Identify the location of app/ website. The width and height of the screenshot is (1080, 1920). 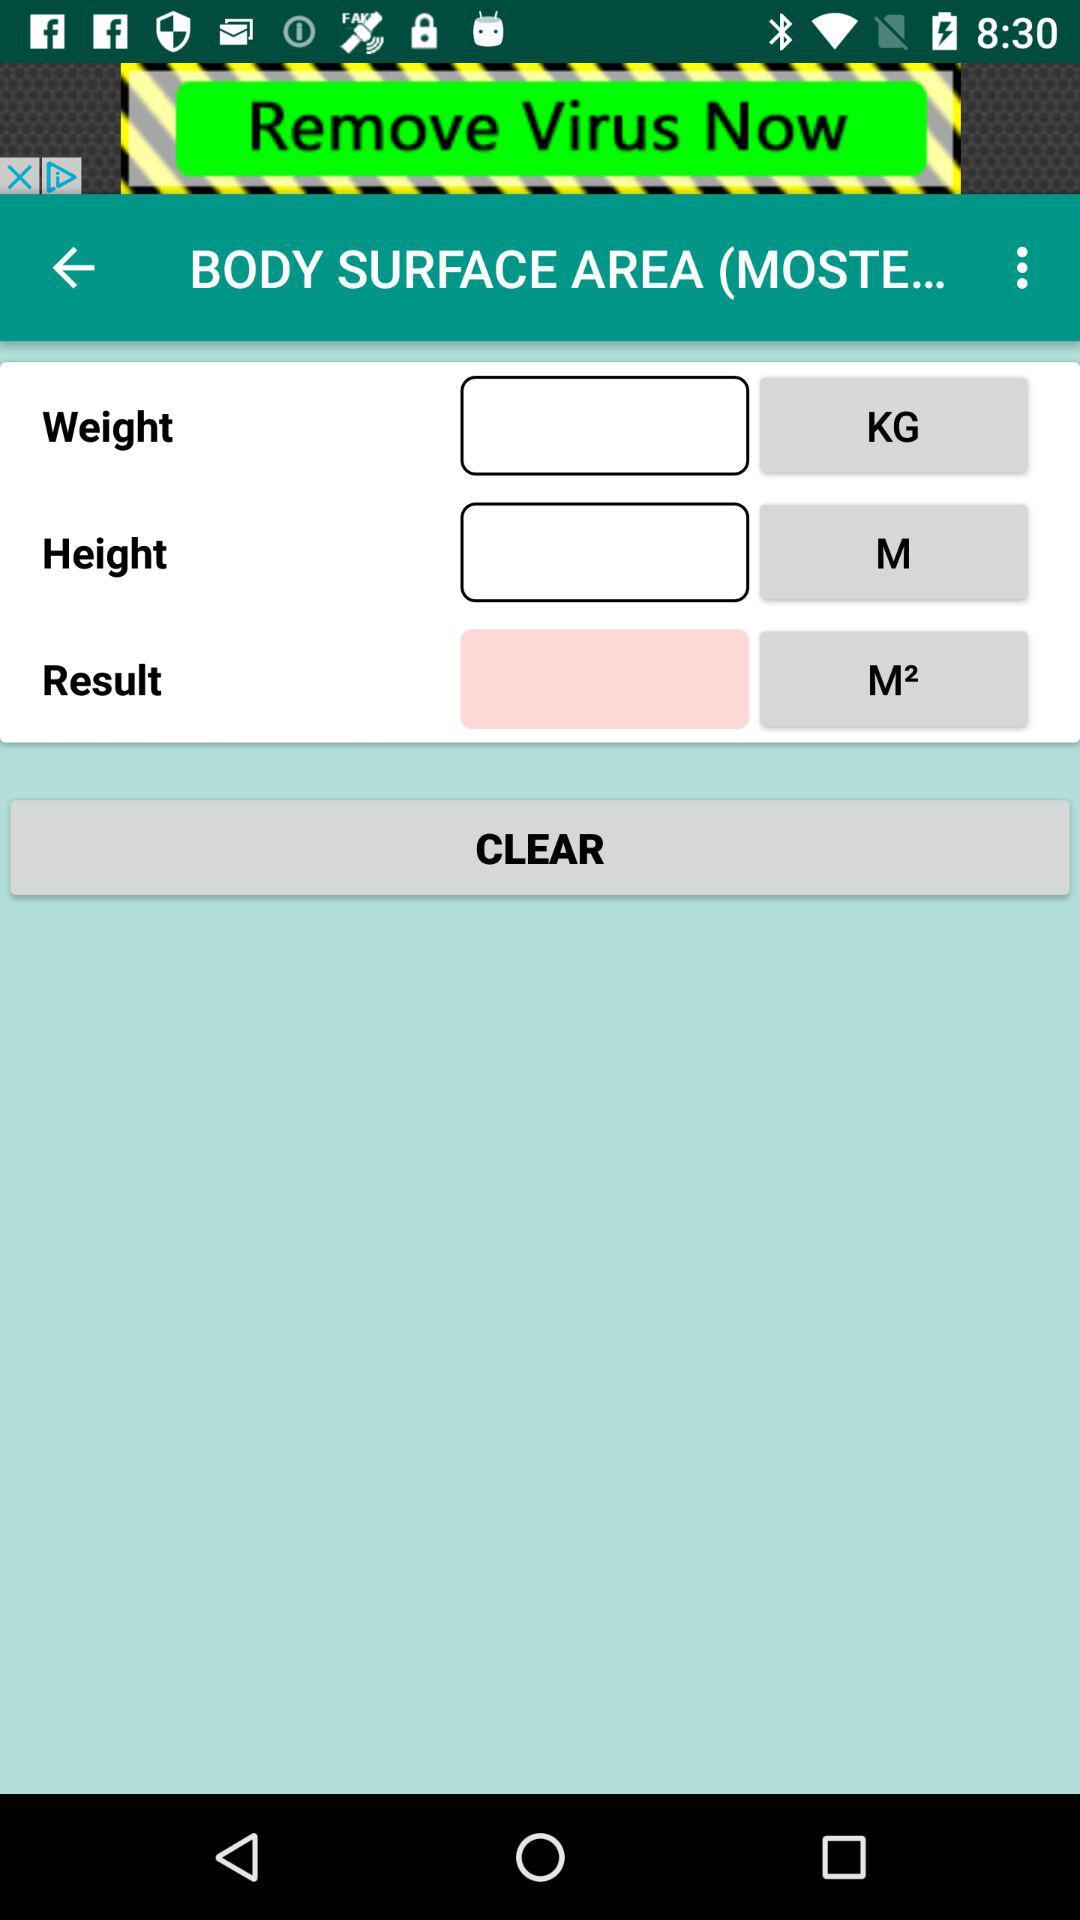
(540, 127).